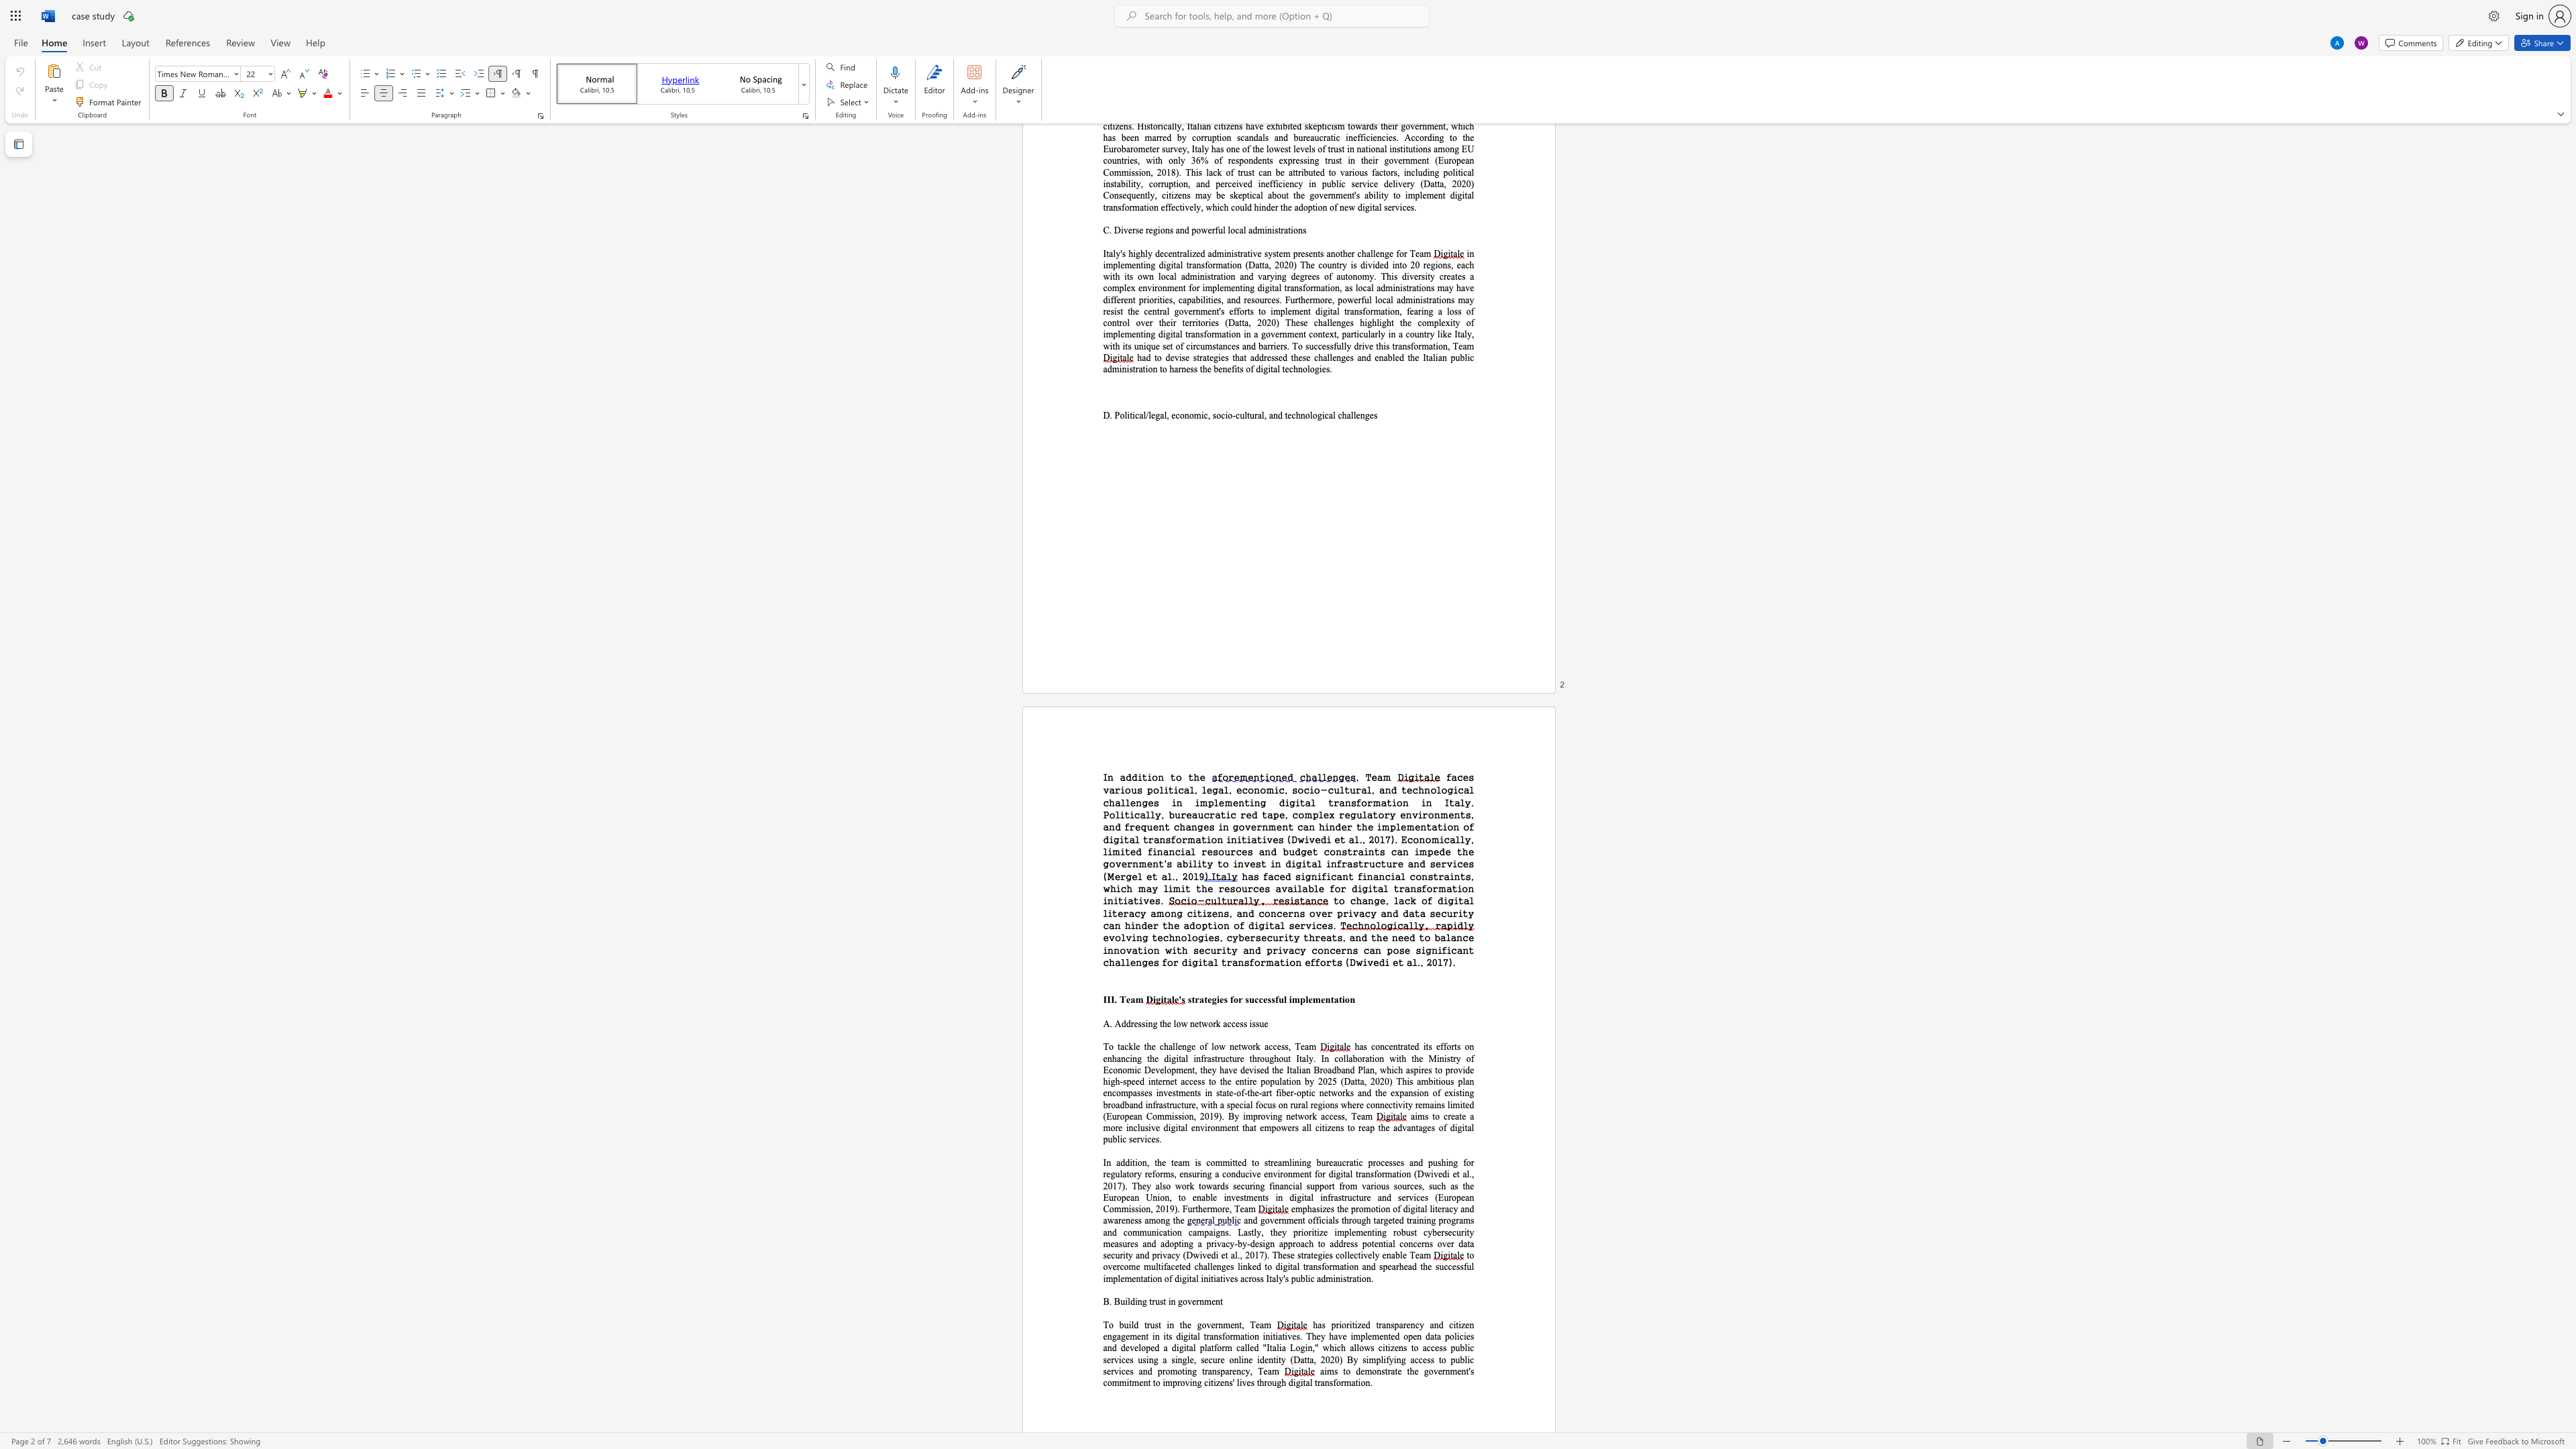 Image resolution: width=2576 pixels, height=1449 pixels. What do you see at coordinates (1153, 1347) in the screenshot?
I see `the subset text "d a digital platform called" within the text "has prioritized transparency and citizen engagement in its digital transformation initiatives. They have implemented open data policies and developed a digital platform called"` at bounding box center [1153, 1347].